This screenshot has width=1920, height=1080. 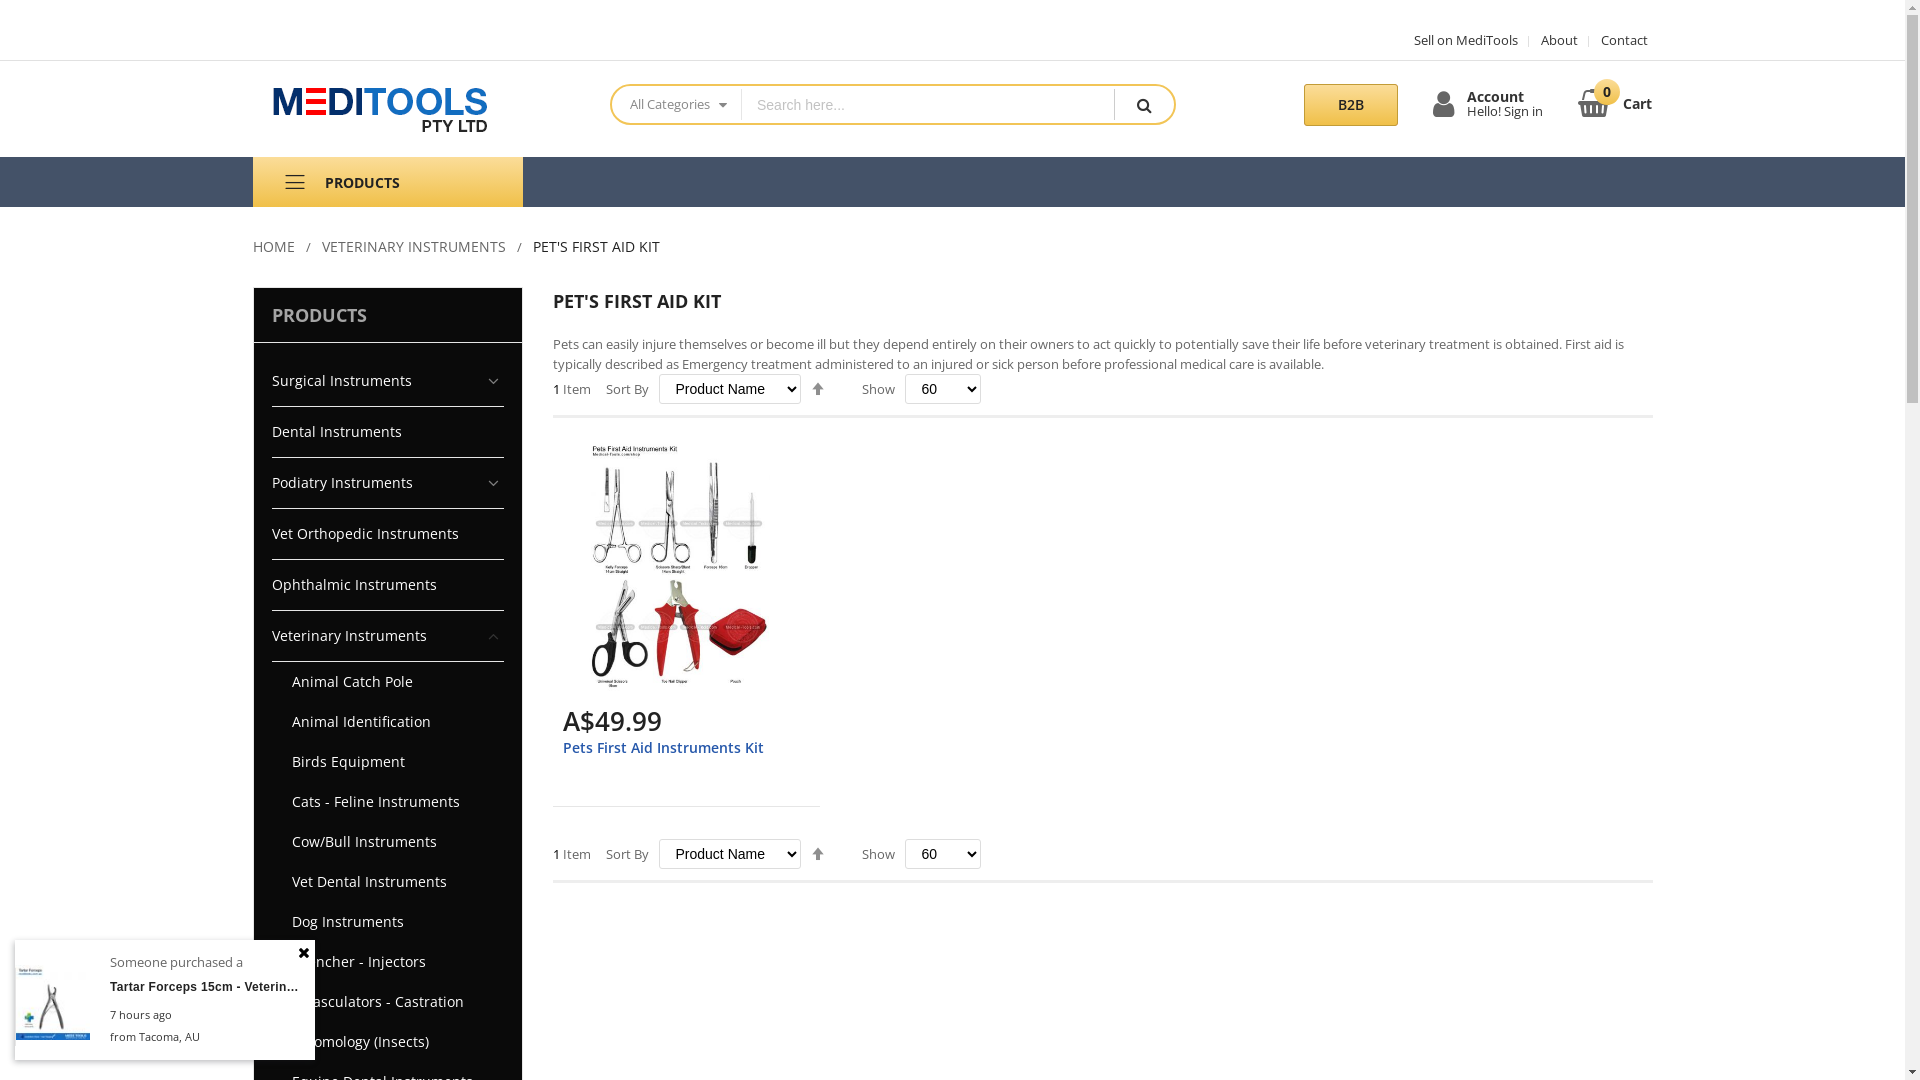 What do you see at coordinates (1617, 39) in the screenshot?
I see `'Contact'` at bounding box center [1617, 39].